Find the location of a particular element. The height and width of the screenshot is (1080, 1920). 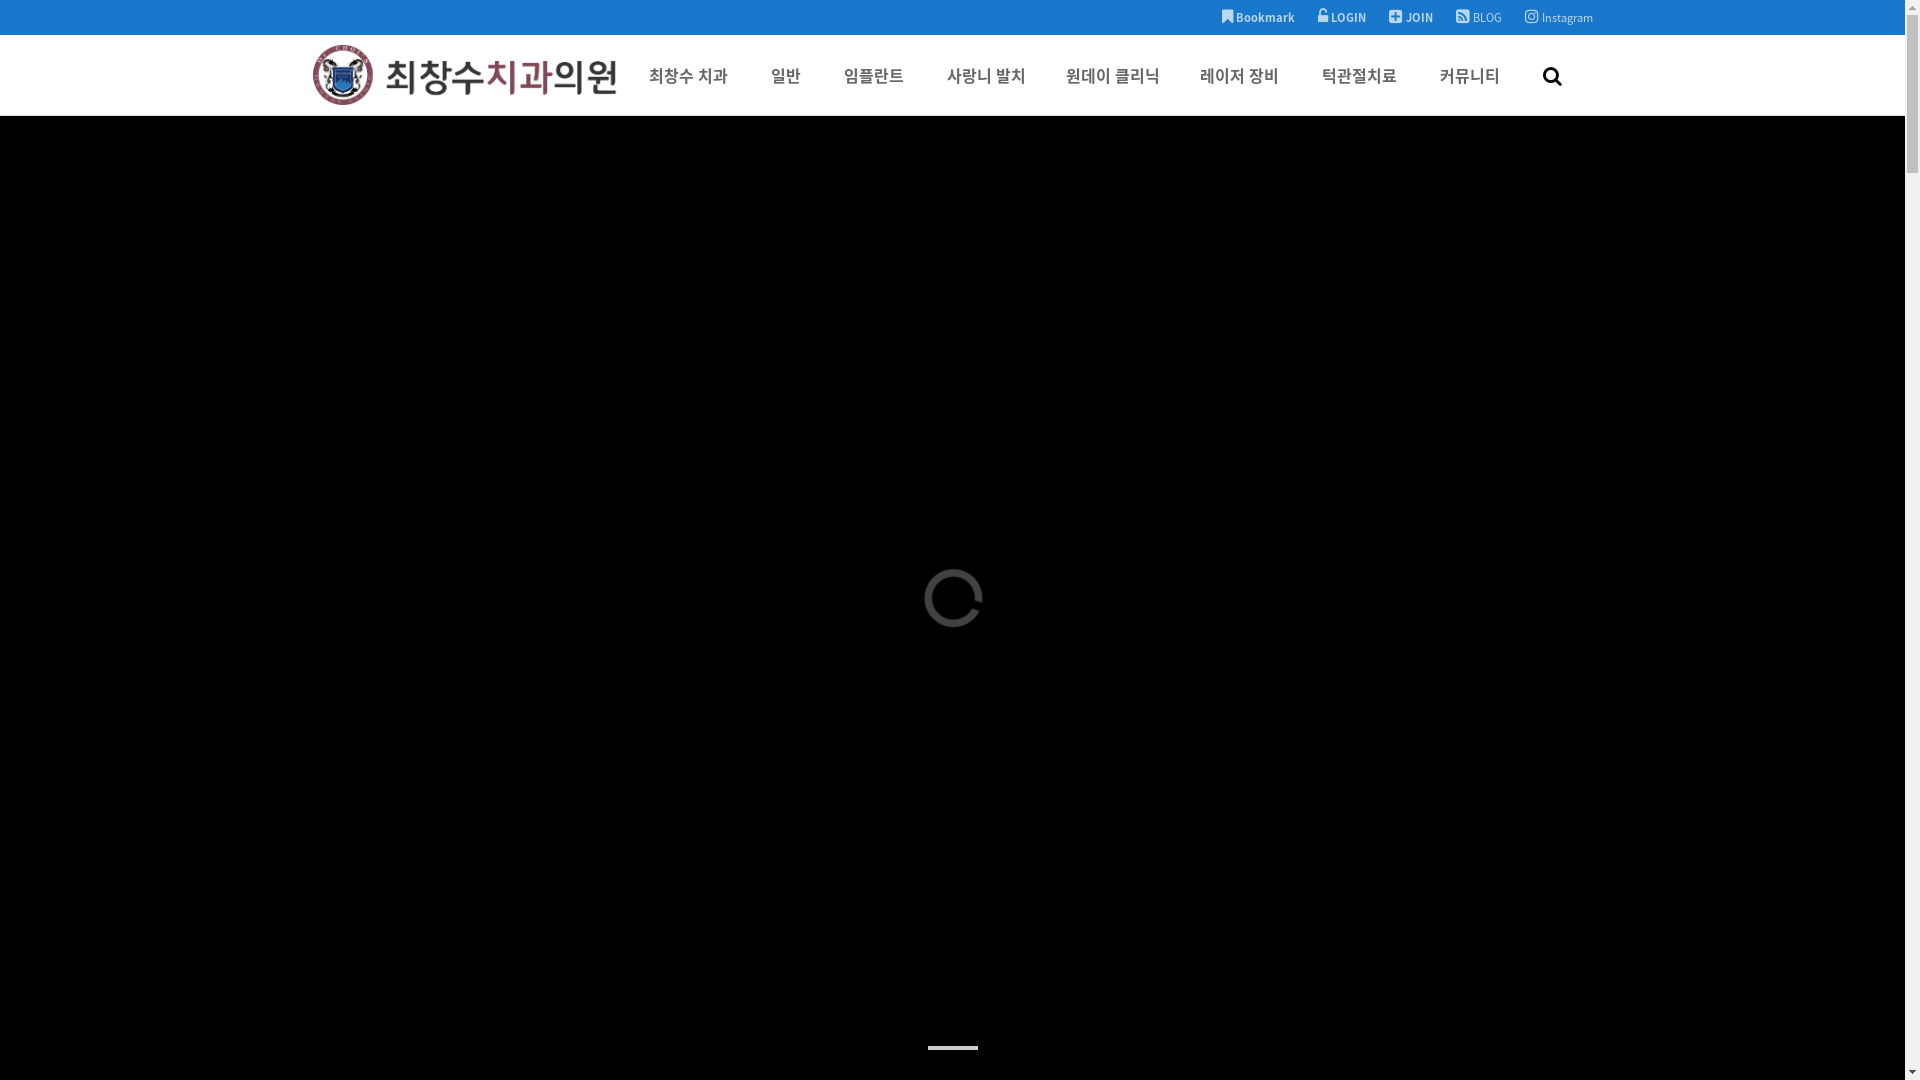

'Instagram' is located at coordinates (1513, 17).